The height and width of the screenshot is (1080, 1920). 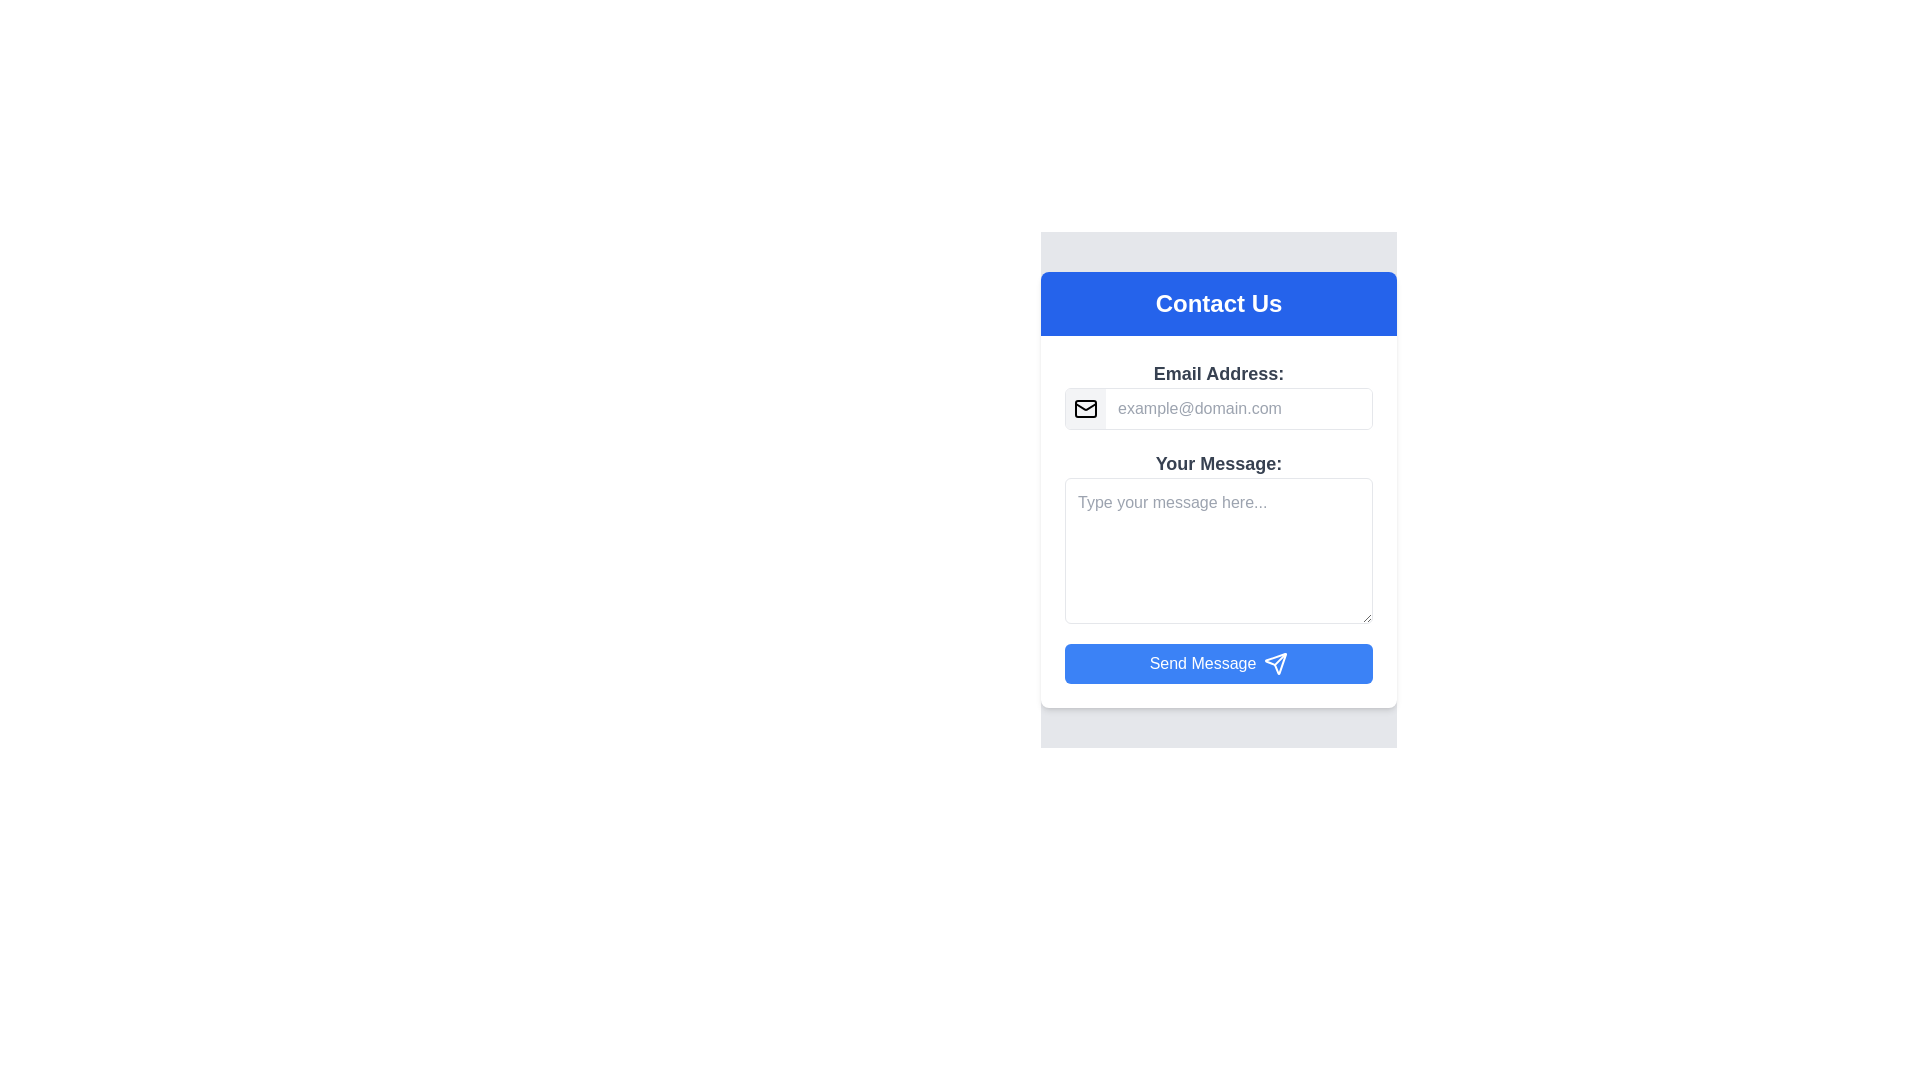 What do you see at coordinates (1218, 304) in the screenshot?
I see `the text label that serves as the title or header of the form, which is positioned under a gray header section and contained within a blue background` at bounding box center [1218, 304].